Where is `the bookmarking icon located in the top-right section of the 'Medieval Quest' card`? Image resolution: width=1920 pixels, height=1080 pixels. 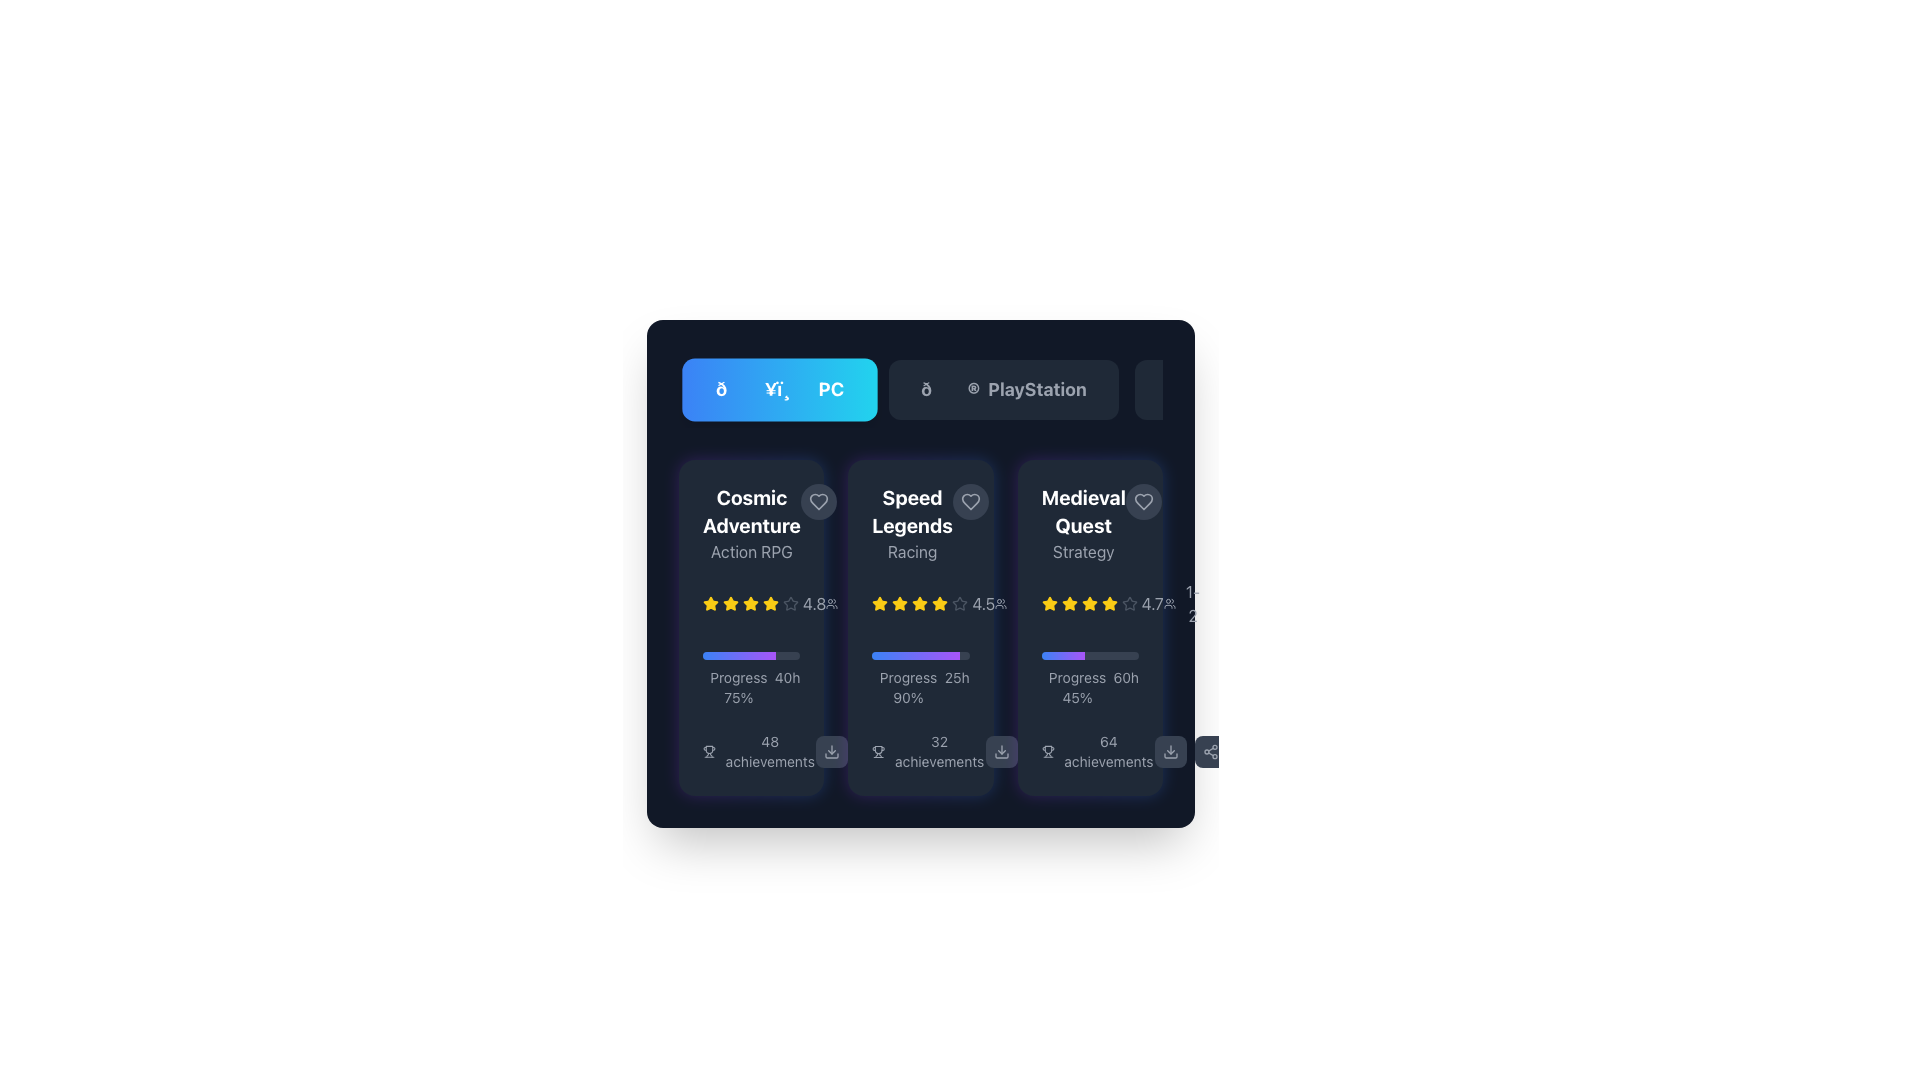 the bookmarking icon located in the top-right section of the 'Medieval Quest' card is located at coordinates (1143, 500).